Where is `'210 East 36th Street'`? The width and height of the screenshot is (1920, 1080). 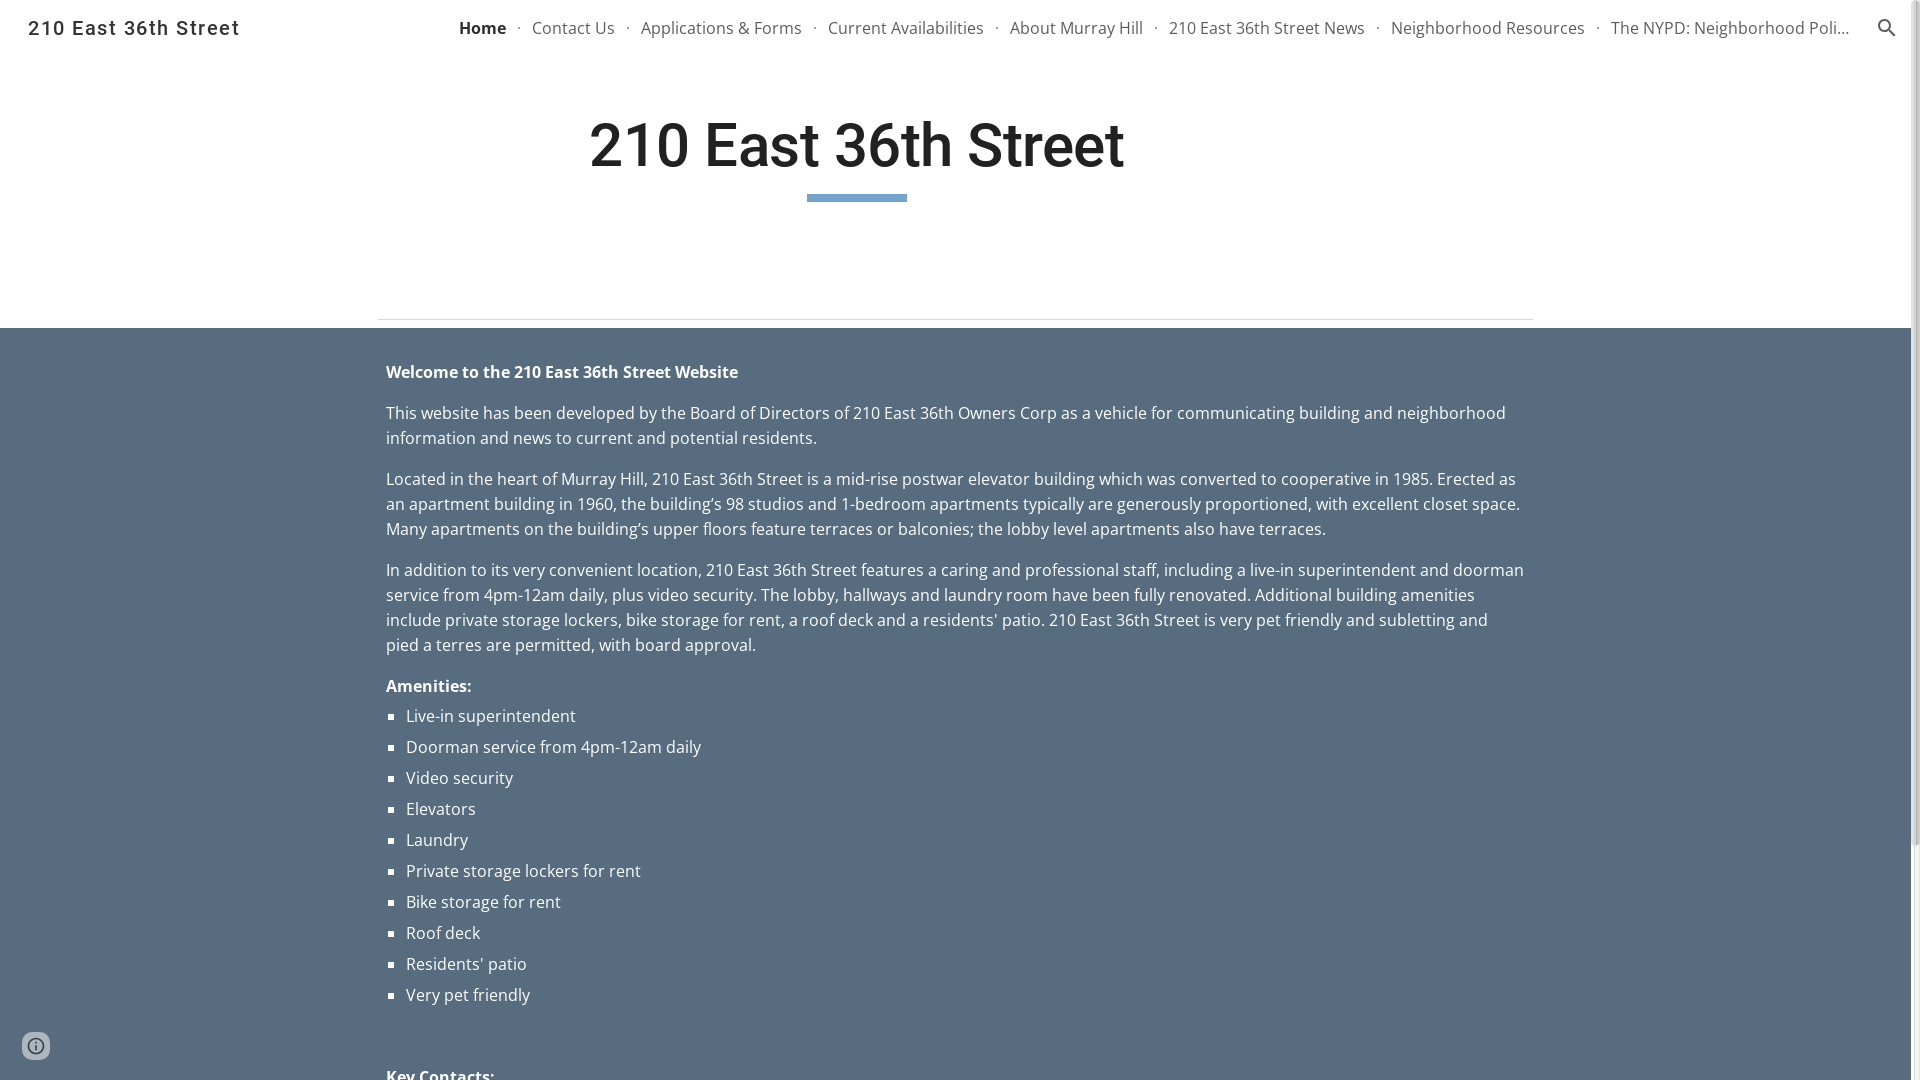 '210 East 36th Street' is located at coordinates (133, 26).